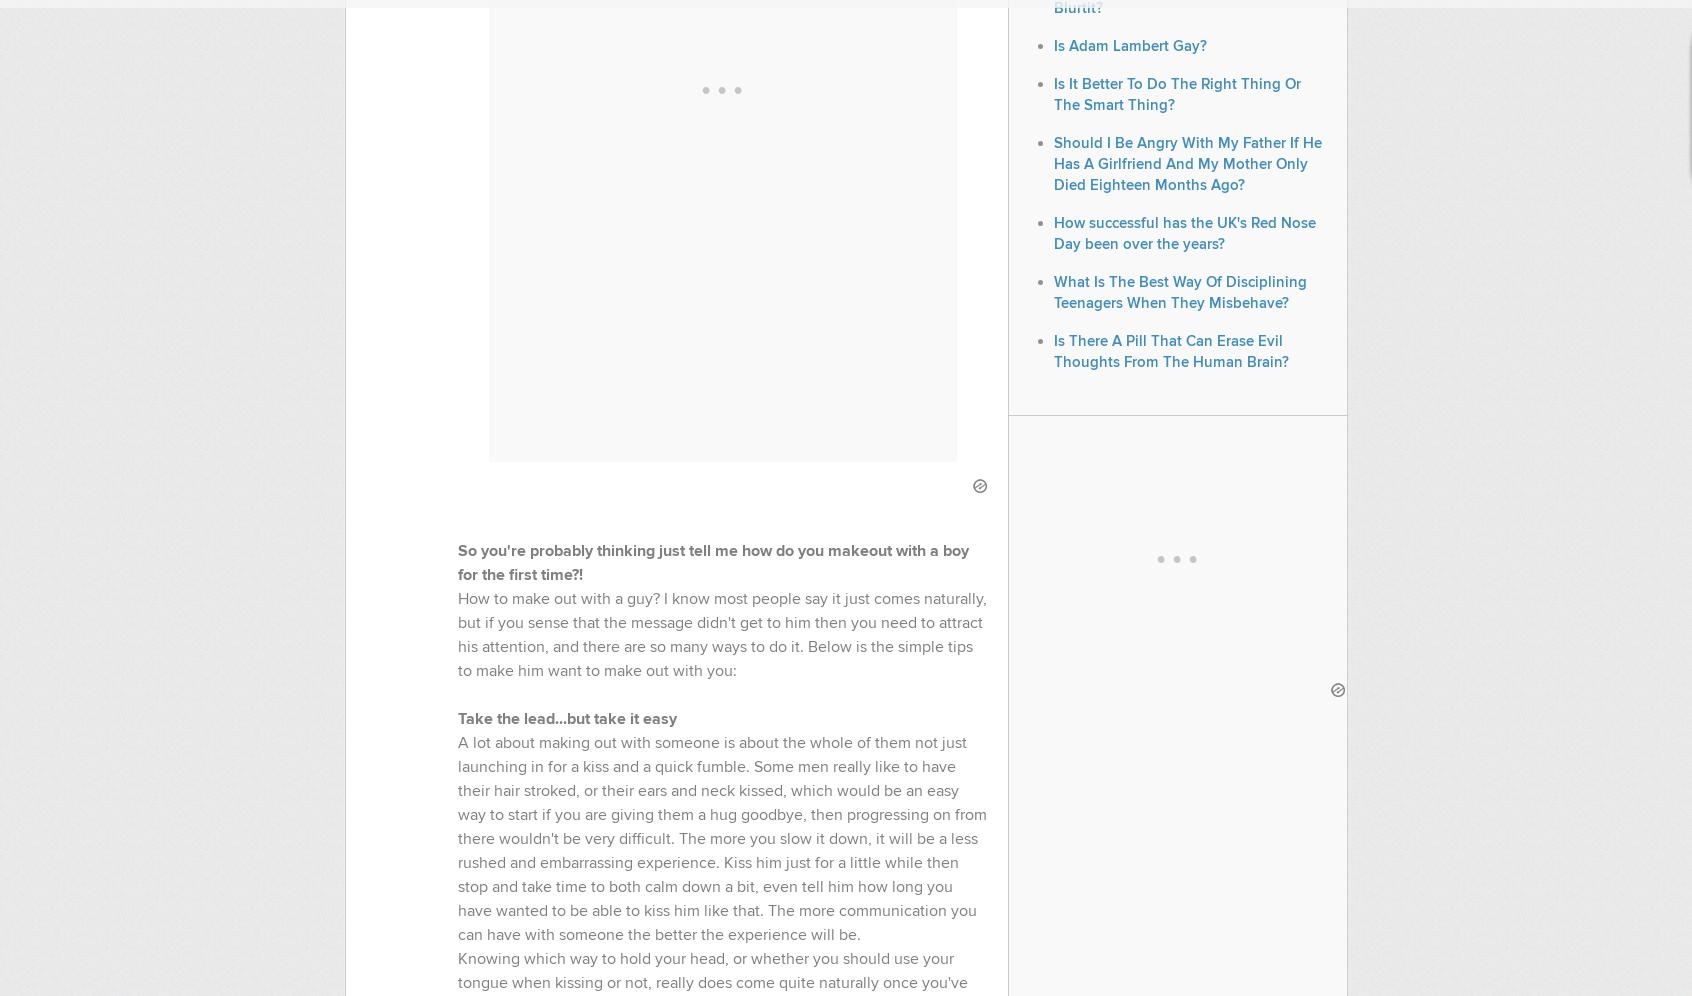 The height and width of the screenshot is (996, 1692). What do you see at coordinates (720, 838) in the screenshot?
I see `'A lot about making out with someone is about the whole of them not just launching in for a kiss and a quick fumble. Some men really like to have their hair stroked, or their ears and neck kissed, which would be an easy way to start if you are giving them a hug goodbye, then progressing on from there wouldn't be very difficult. The more you slow it down, it will be a less rushed and embarrassing experience. Kiss him just for a little while then stop and take time to both calm down a bit, even tell him how long you have wanted to be able to kiss him like that. The more communication you can have with someone the better the experience will be.'` at bounding box center [720, 838].